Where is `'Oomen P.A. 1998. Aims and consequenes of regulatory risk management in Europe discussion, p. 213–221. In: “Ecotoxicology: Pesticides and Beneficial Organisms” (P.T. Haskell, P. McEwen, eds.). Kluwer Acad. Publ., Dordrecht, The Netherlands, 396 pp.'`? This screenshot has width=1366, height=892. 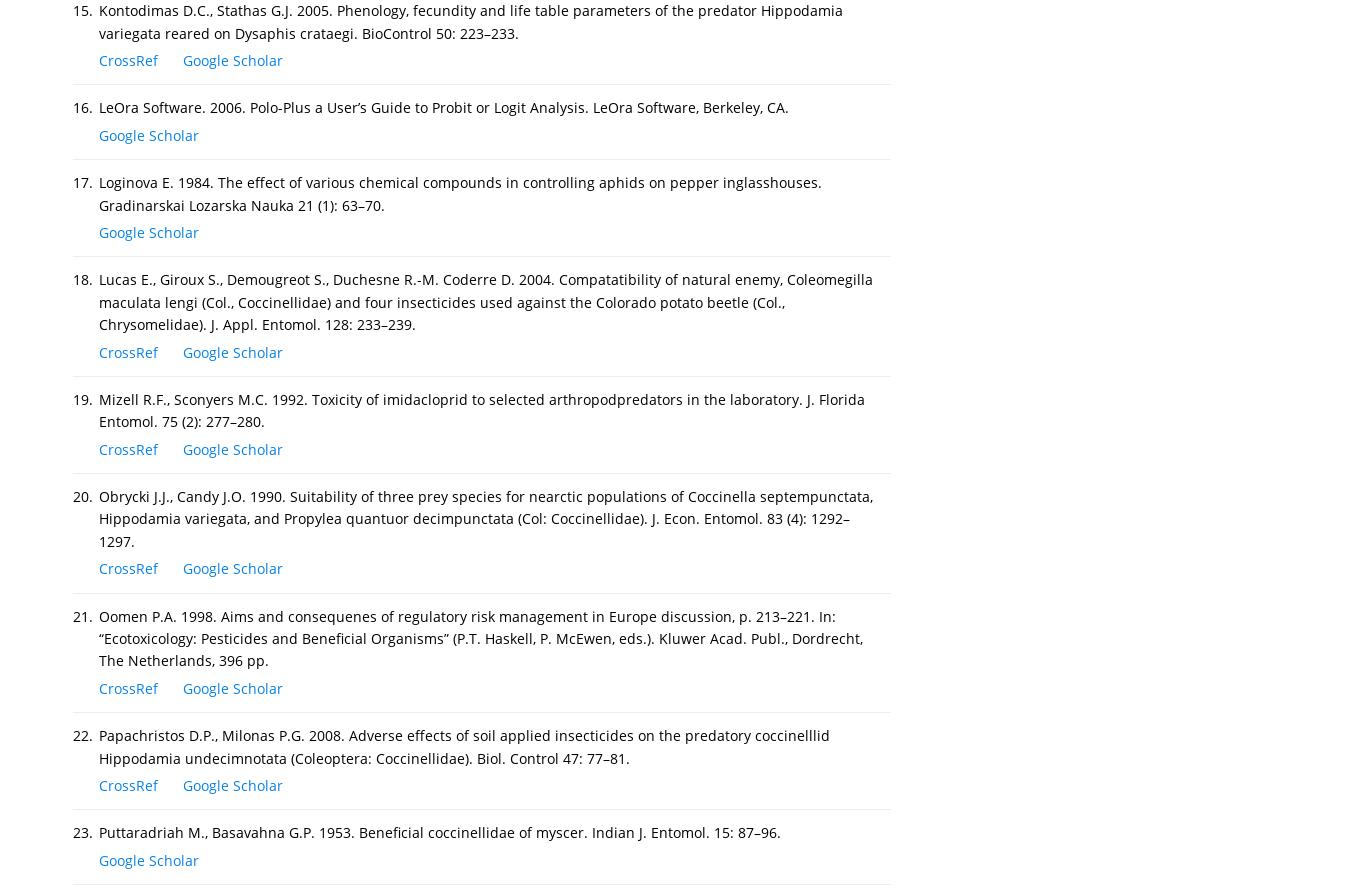 'Oomen P.A. 1998. Aims and consequenes of regulatory risk management in Europe discussion, p. 213–221. In: “Ecotoxicology: Pesticides and Beneficial Organisms” (P.T. Haskell, P. McEwen, eds.). Kluwer Acad. Publ., Dordrecht, The Netherlands, 396 pp.' is located at coordinates (480, 636).